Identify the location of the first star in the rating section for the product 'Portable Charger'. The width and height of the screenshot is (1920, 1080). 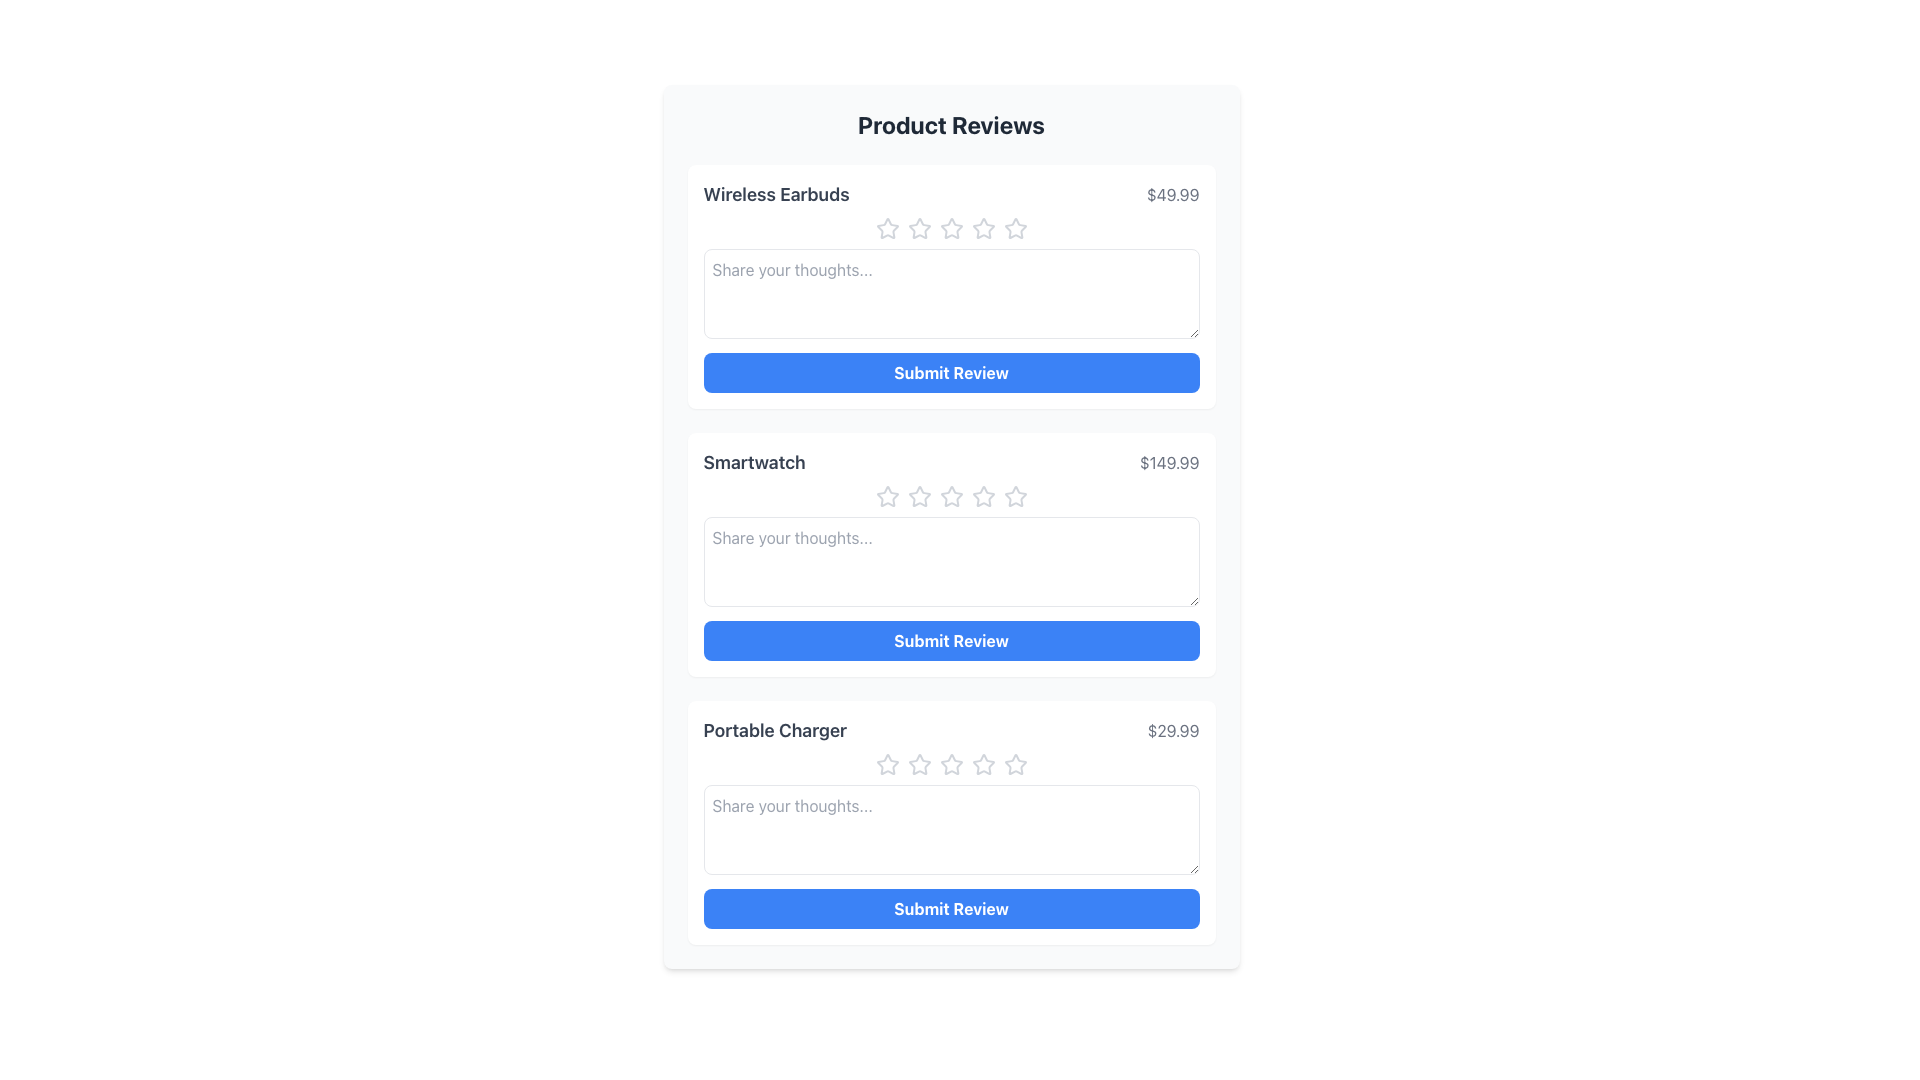
(886, 764).